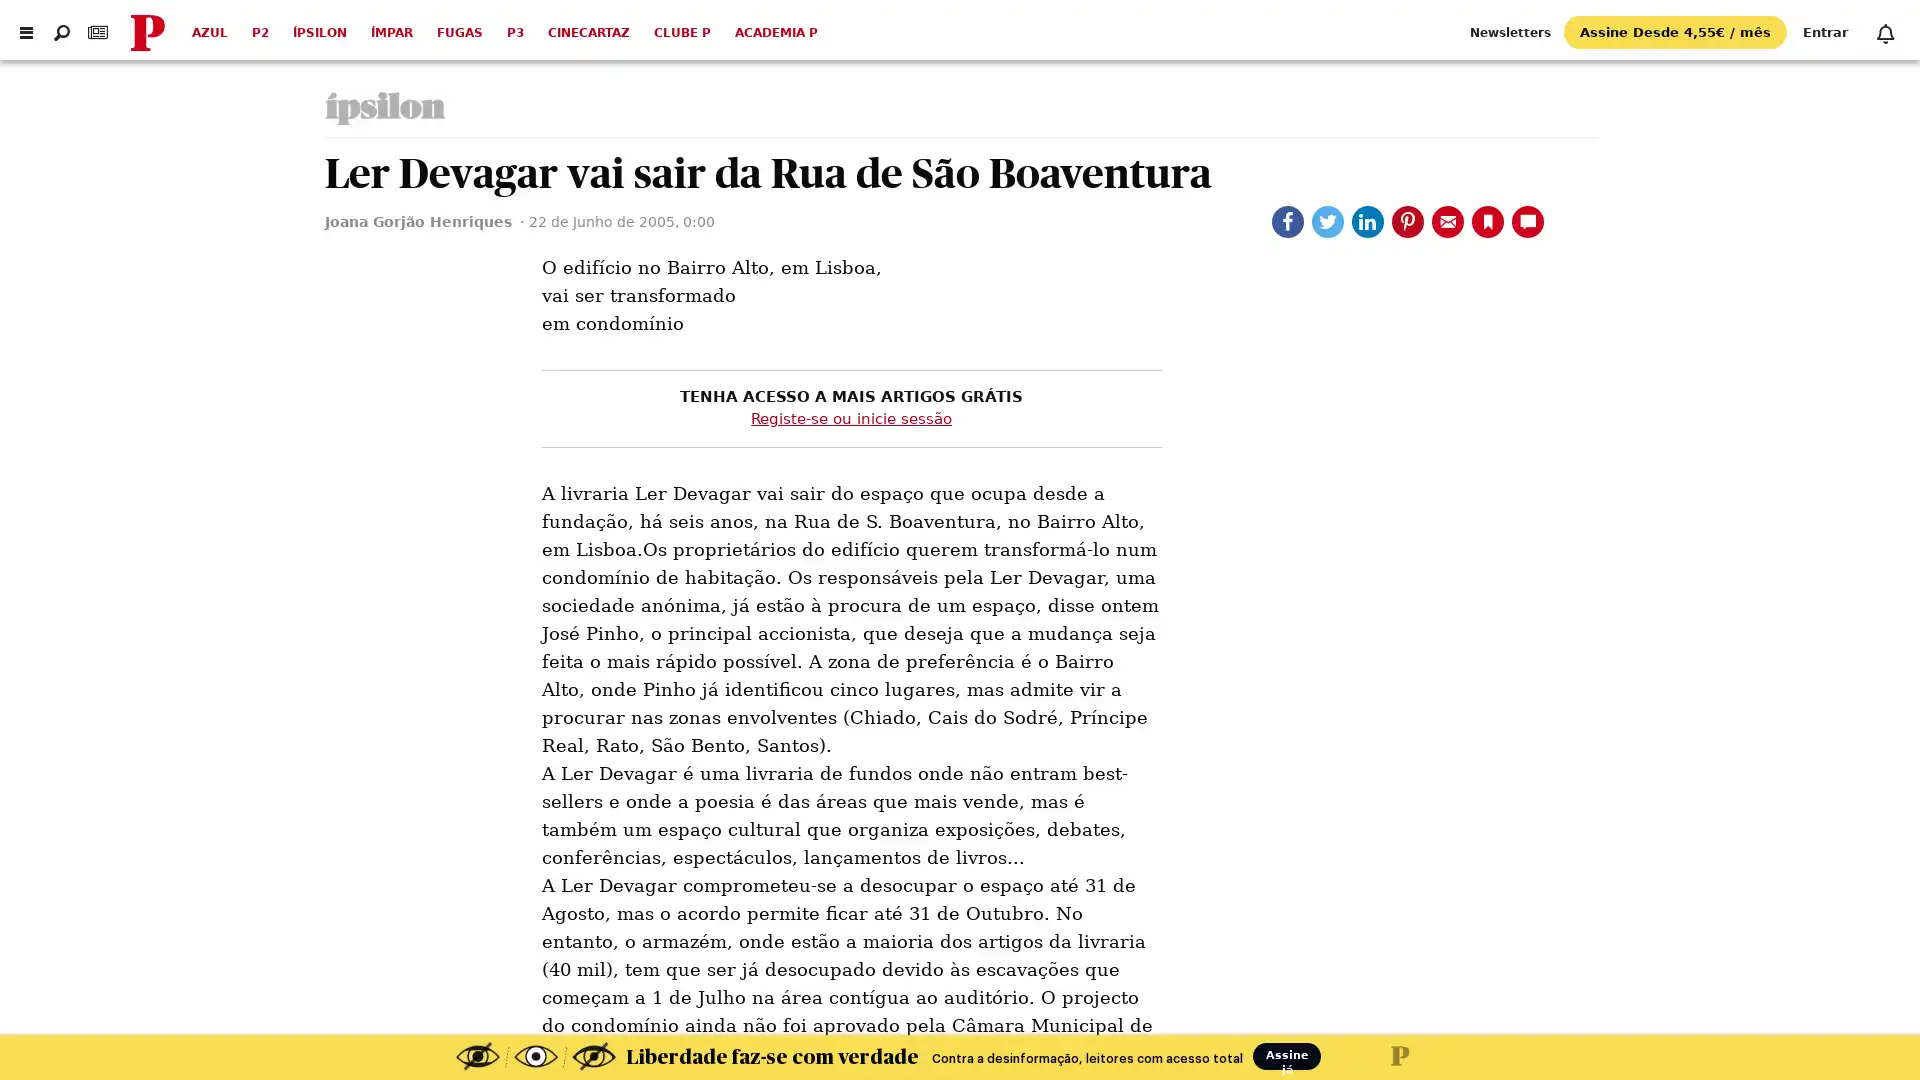 Image resolution: width=1920 pixels, height=1080 pixels. I want to click on Entrar, so click(1825, 32).